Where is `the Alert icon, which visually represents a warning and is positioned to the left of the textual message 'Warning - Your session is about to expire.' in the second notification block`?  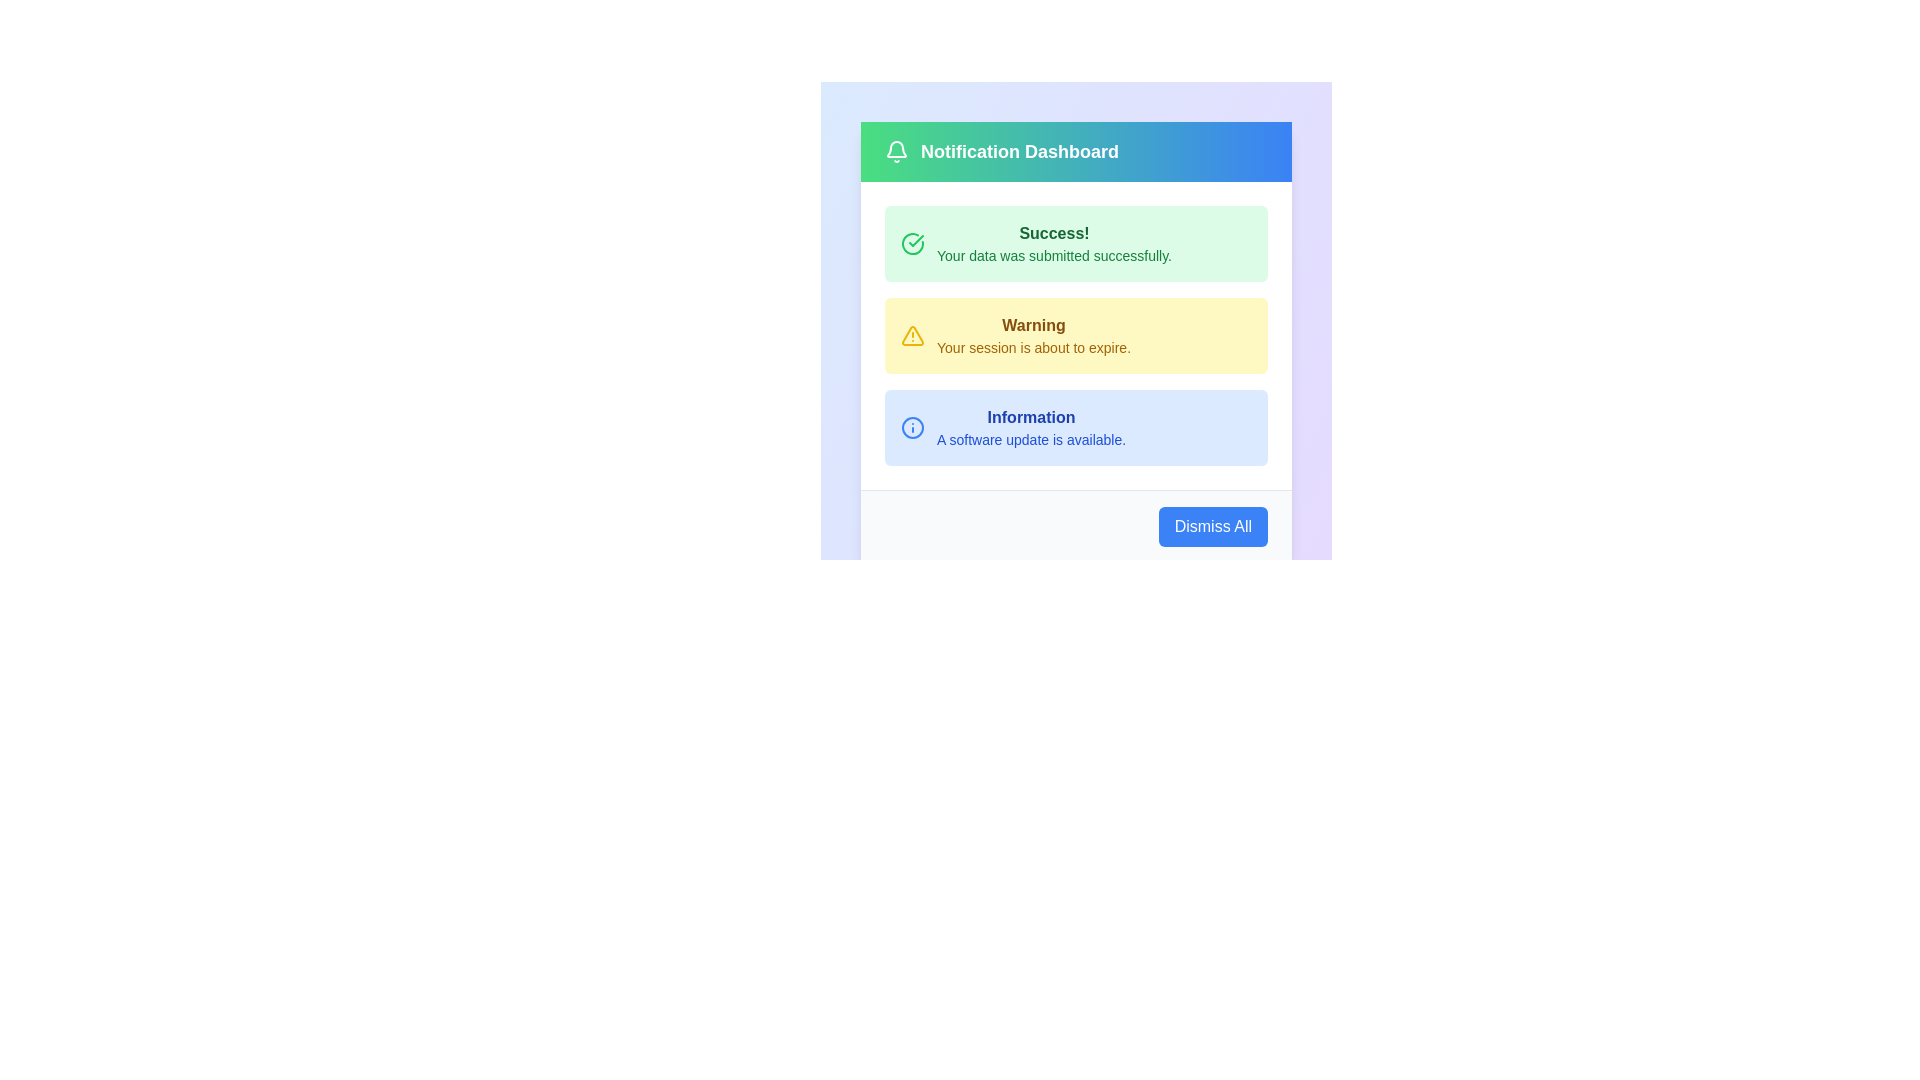
the Alert icon, which visually represents a warning and is positioned to the left of the textual message 'Warning - Your session is about to expire.' in the second notification block is located at coordinates (911, 334).